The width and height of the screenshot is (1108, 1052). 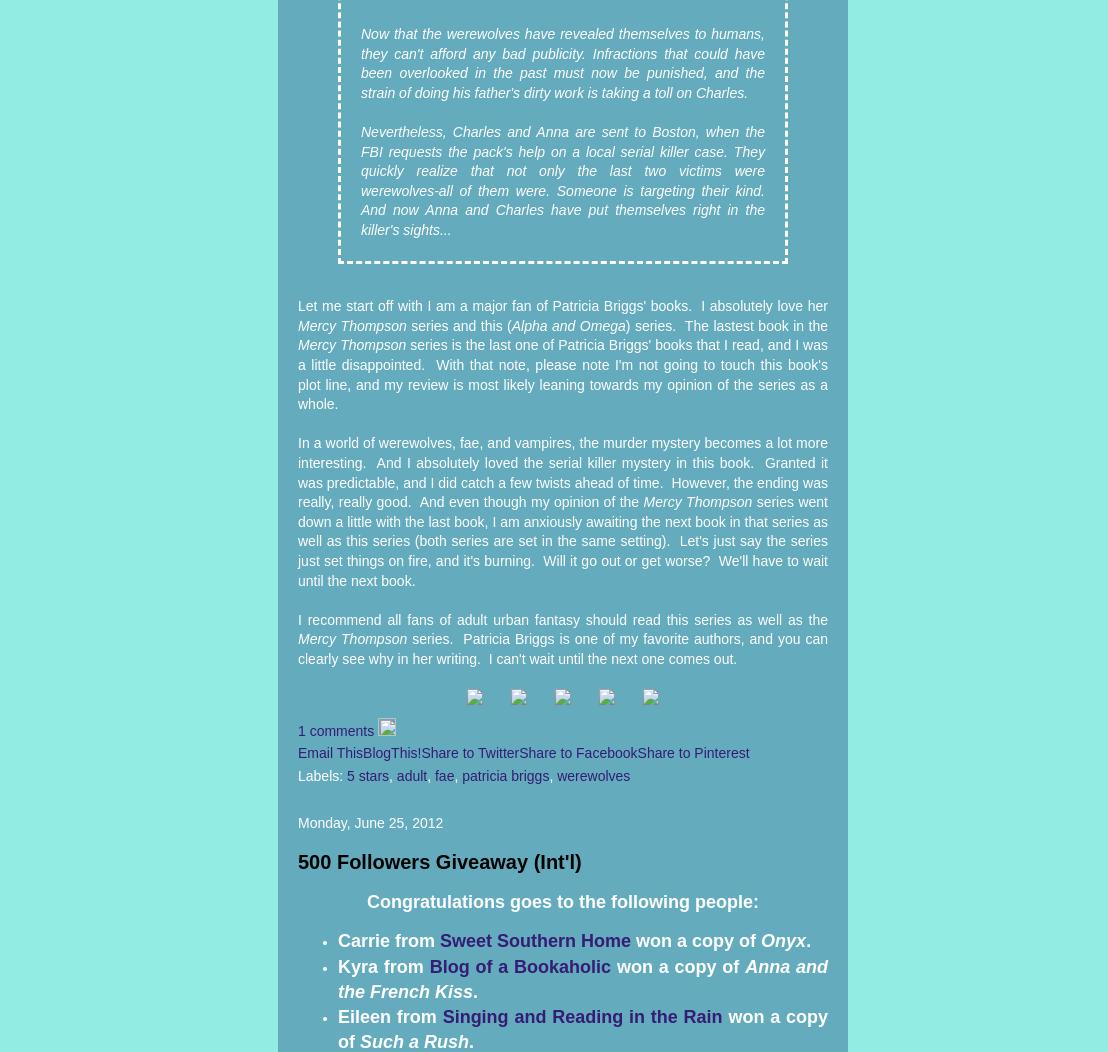 What do you see at coordinates (460, 323) in the screenshot?
I see `'series and this ('` at bounding box center [460, 323].